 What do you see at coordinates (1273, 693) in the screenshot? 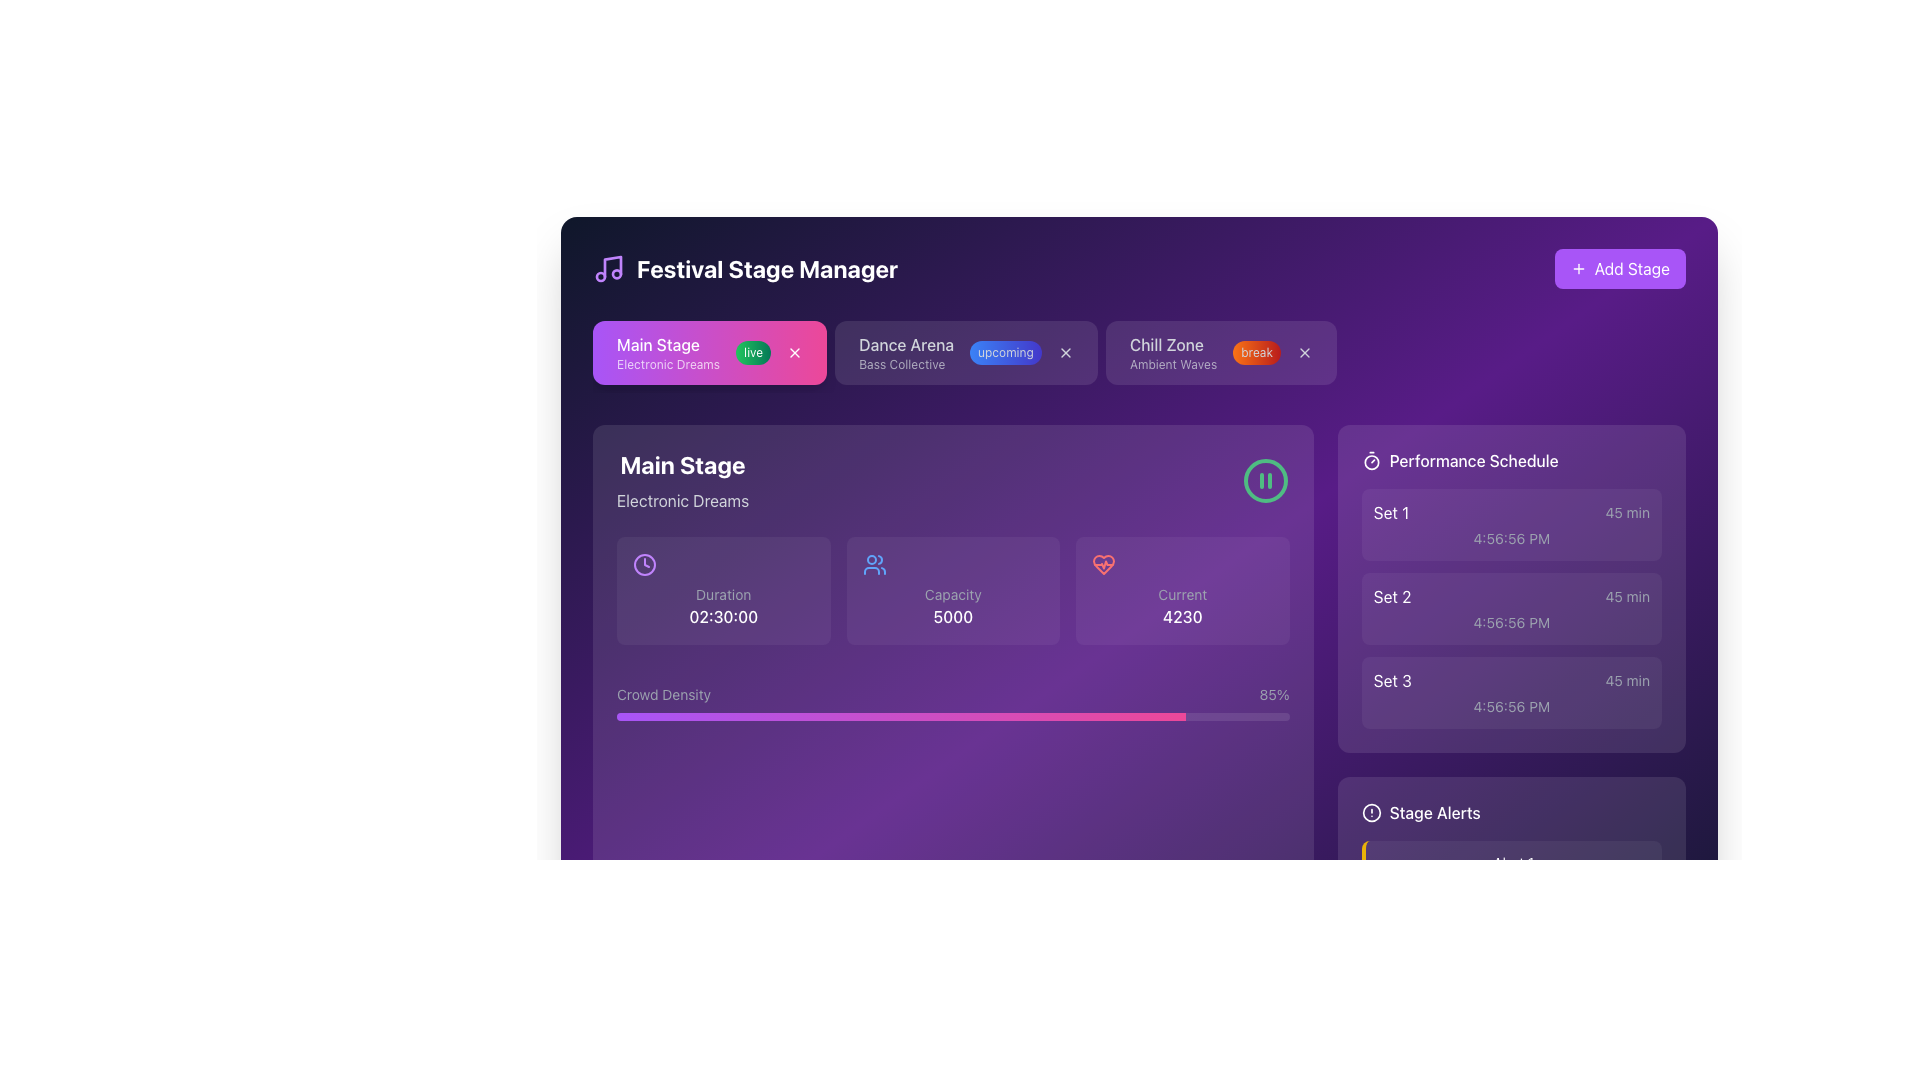
I see `text displayed as '85%' on the text label within the 'Crowd Density' segment, which is styled with a white font on a purple background` at bounding box center [1273, 693].